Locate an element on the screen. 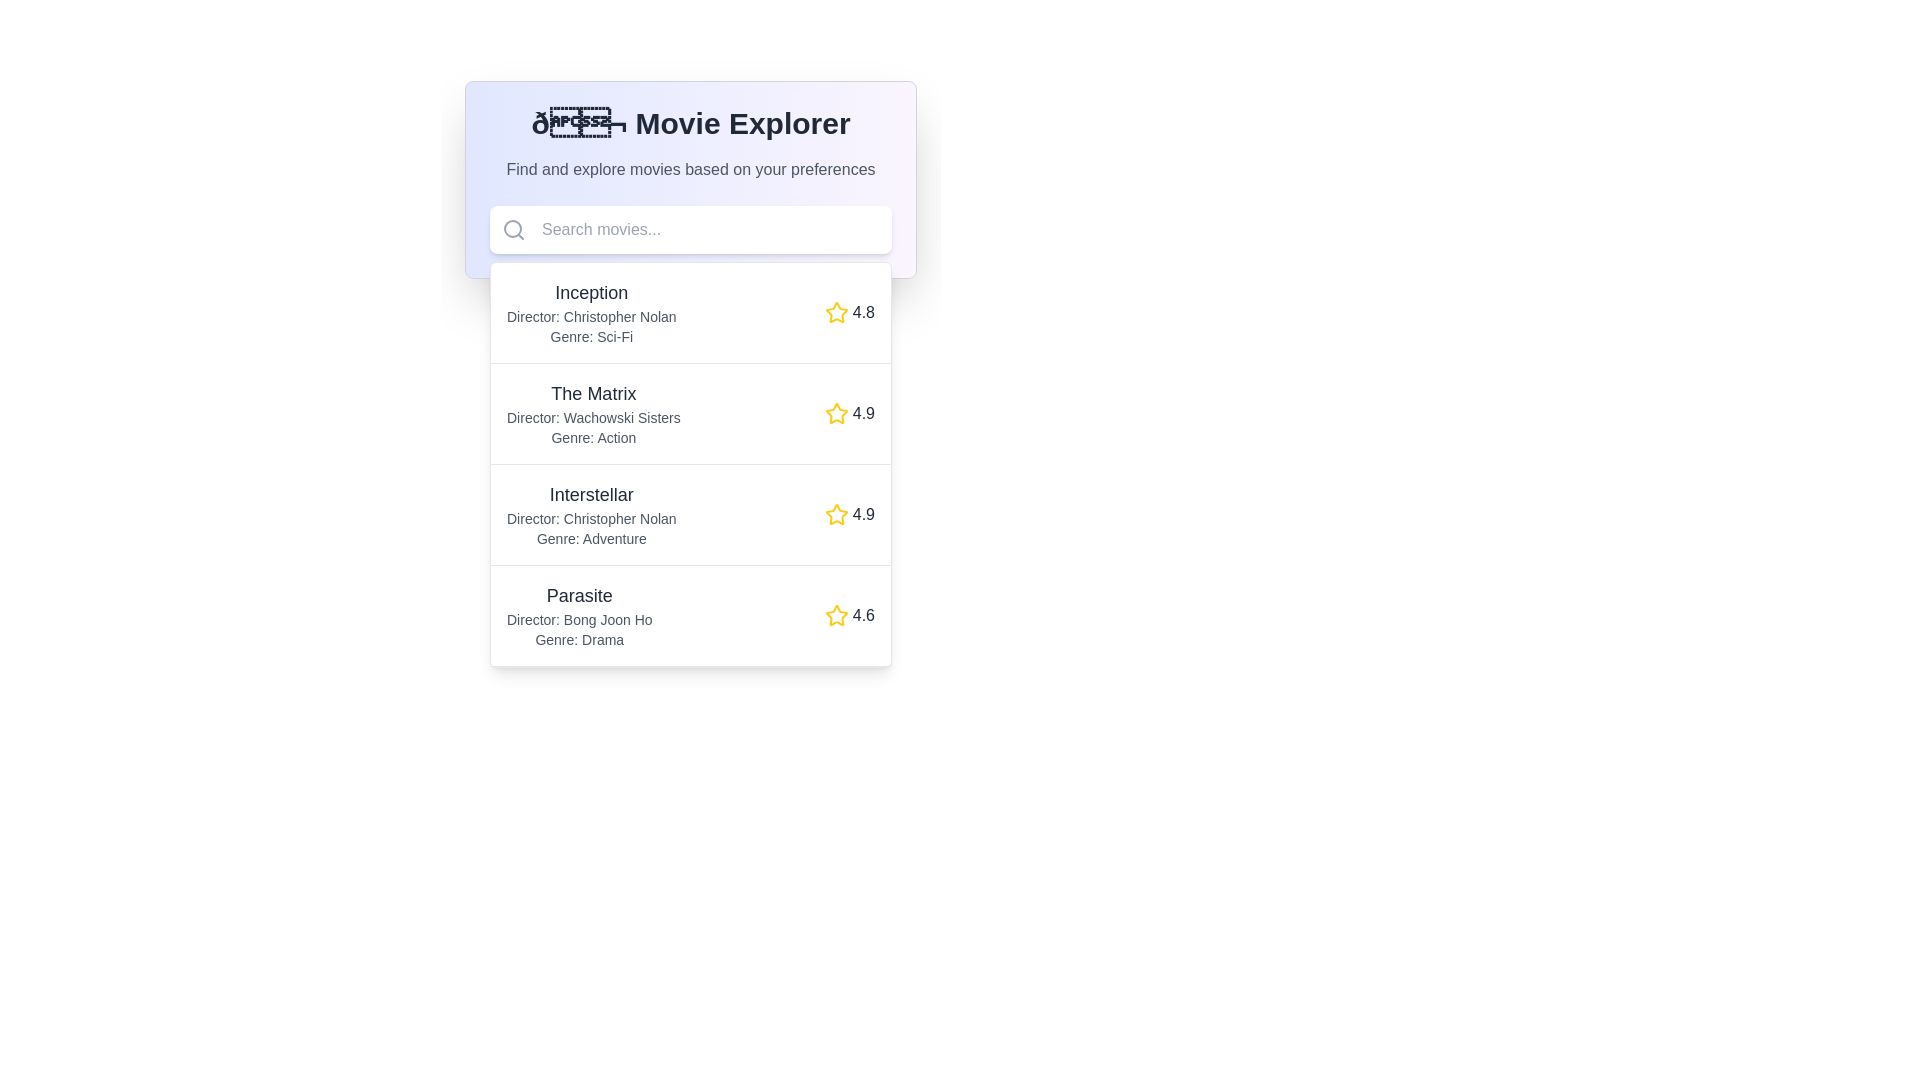 Image resolution: width=1920 pixels, height=1080 pixels. the text display element that shows the movie title 'Inception', which is the first item in the Movie Explorer list is located at coordinates (590, 293).